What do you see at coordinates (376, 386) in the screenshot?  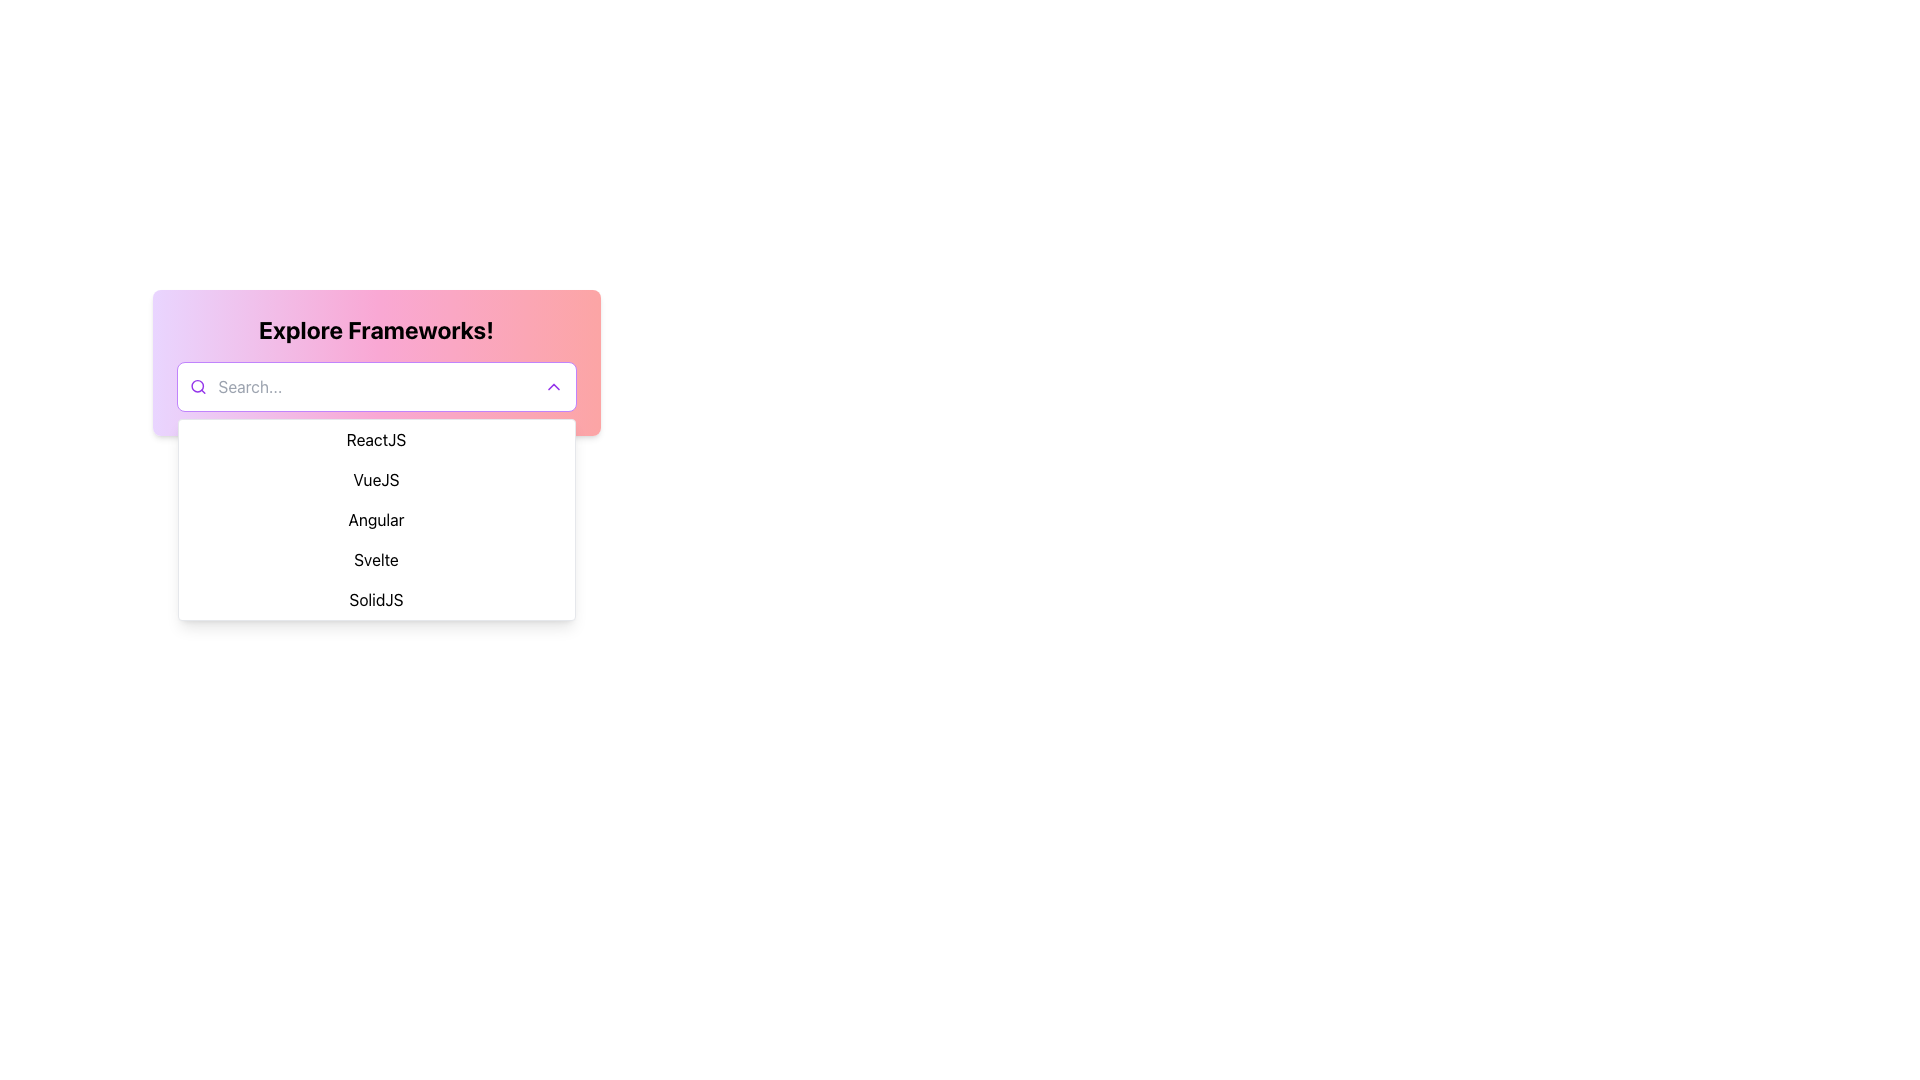 I see `the dropdown arrow of the Search bar located below the title 'Explore Frameworks!'` at bounding box center [376, 386].